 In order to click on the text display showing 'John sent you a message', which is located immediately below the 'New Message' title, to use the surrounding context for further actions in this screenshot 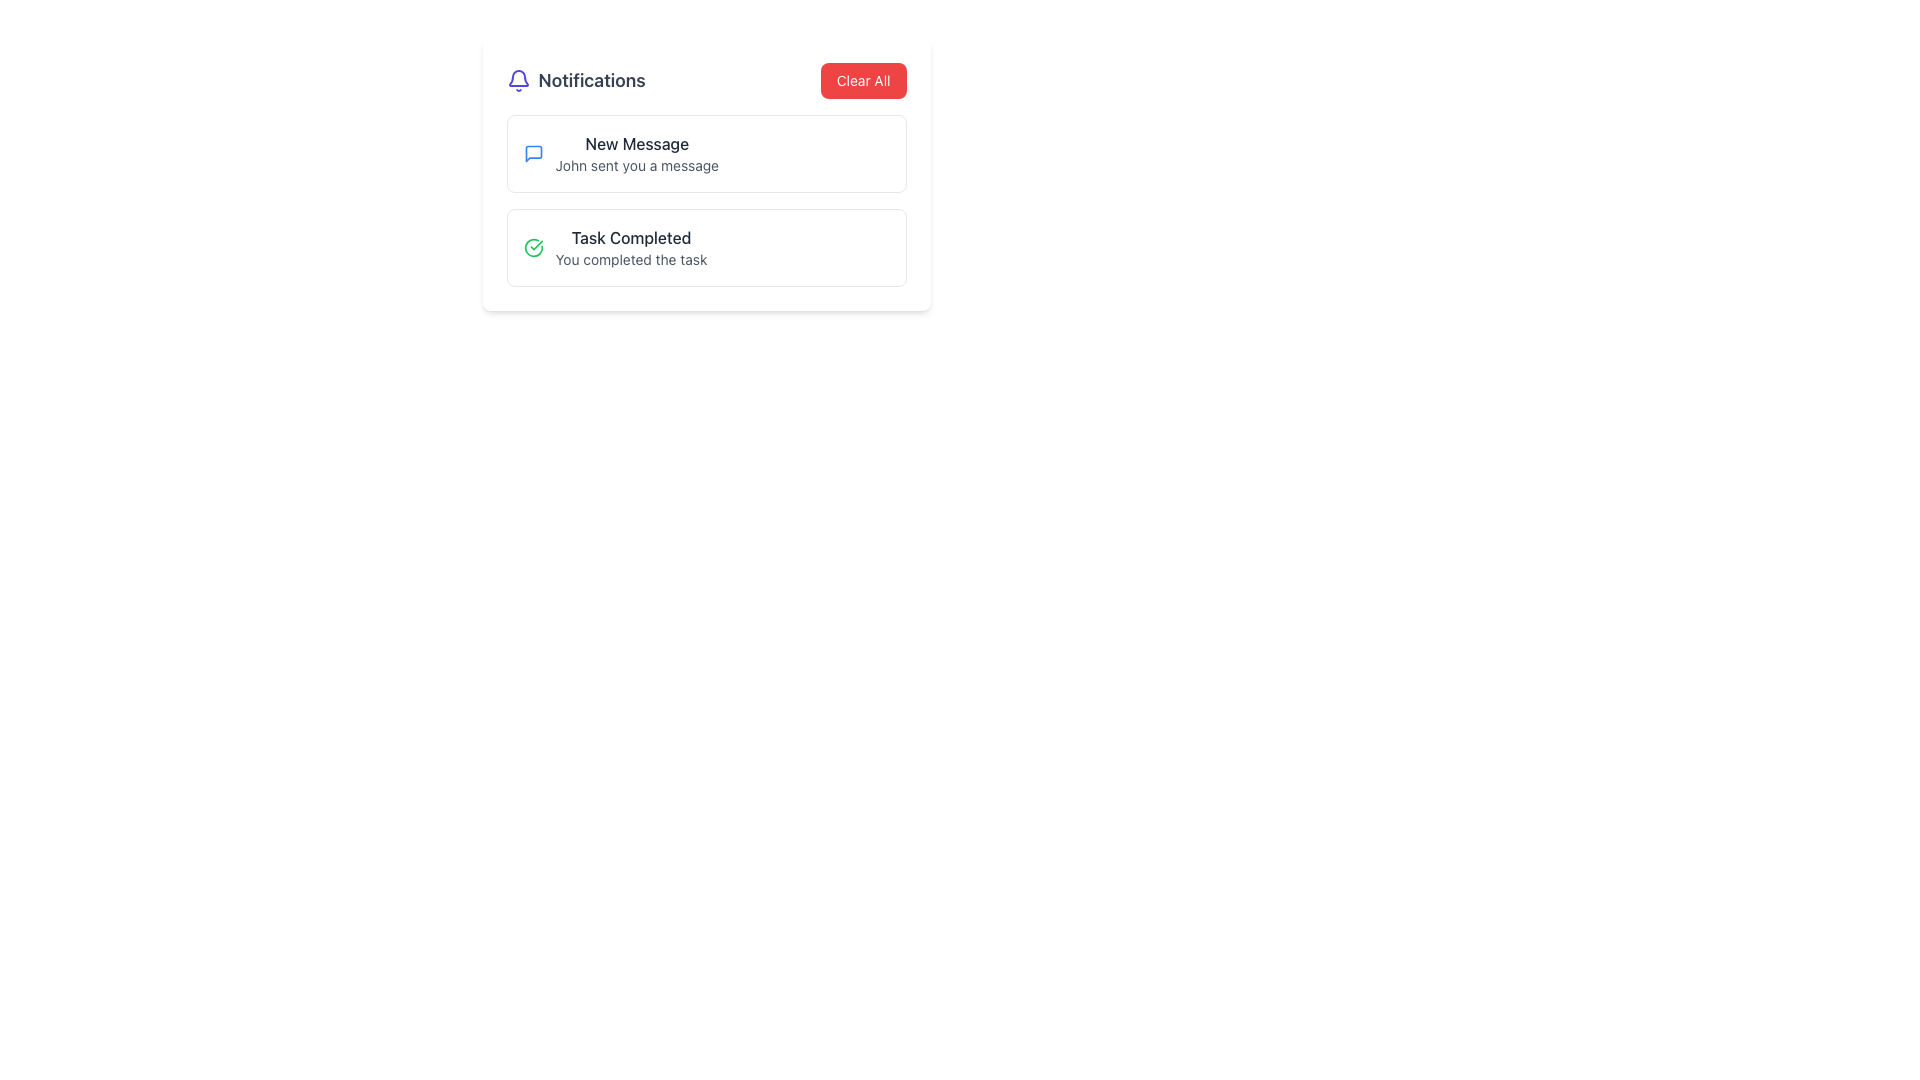, I will do `click(636, 164)`.